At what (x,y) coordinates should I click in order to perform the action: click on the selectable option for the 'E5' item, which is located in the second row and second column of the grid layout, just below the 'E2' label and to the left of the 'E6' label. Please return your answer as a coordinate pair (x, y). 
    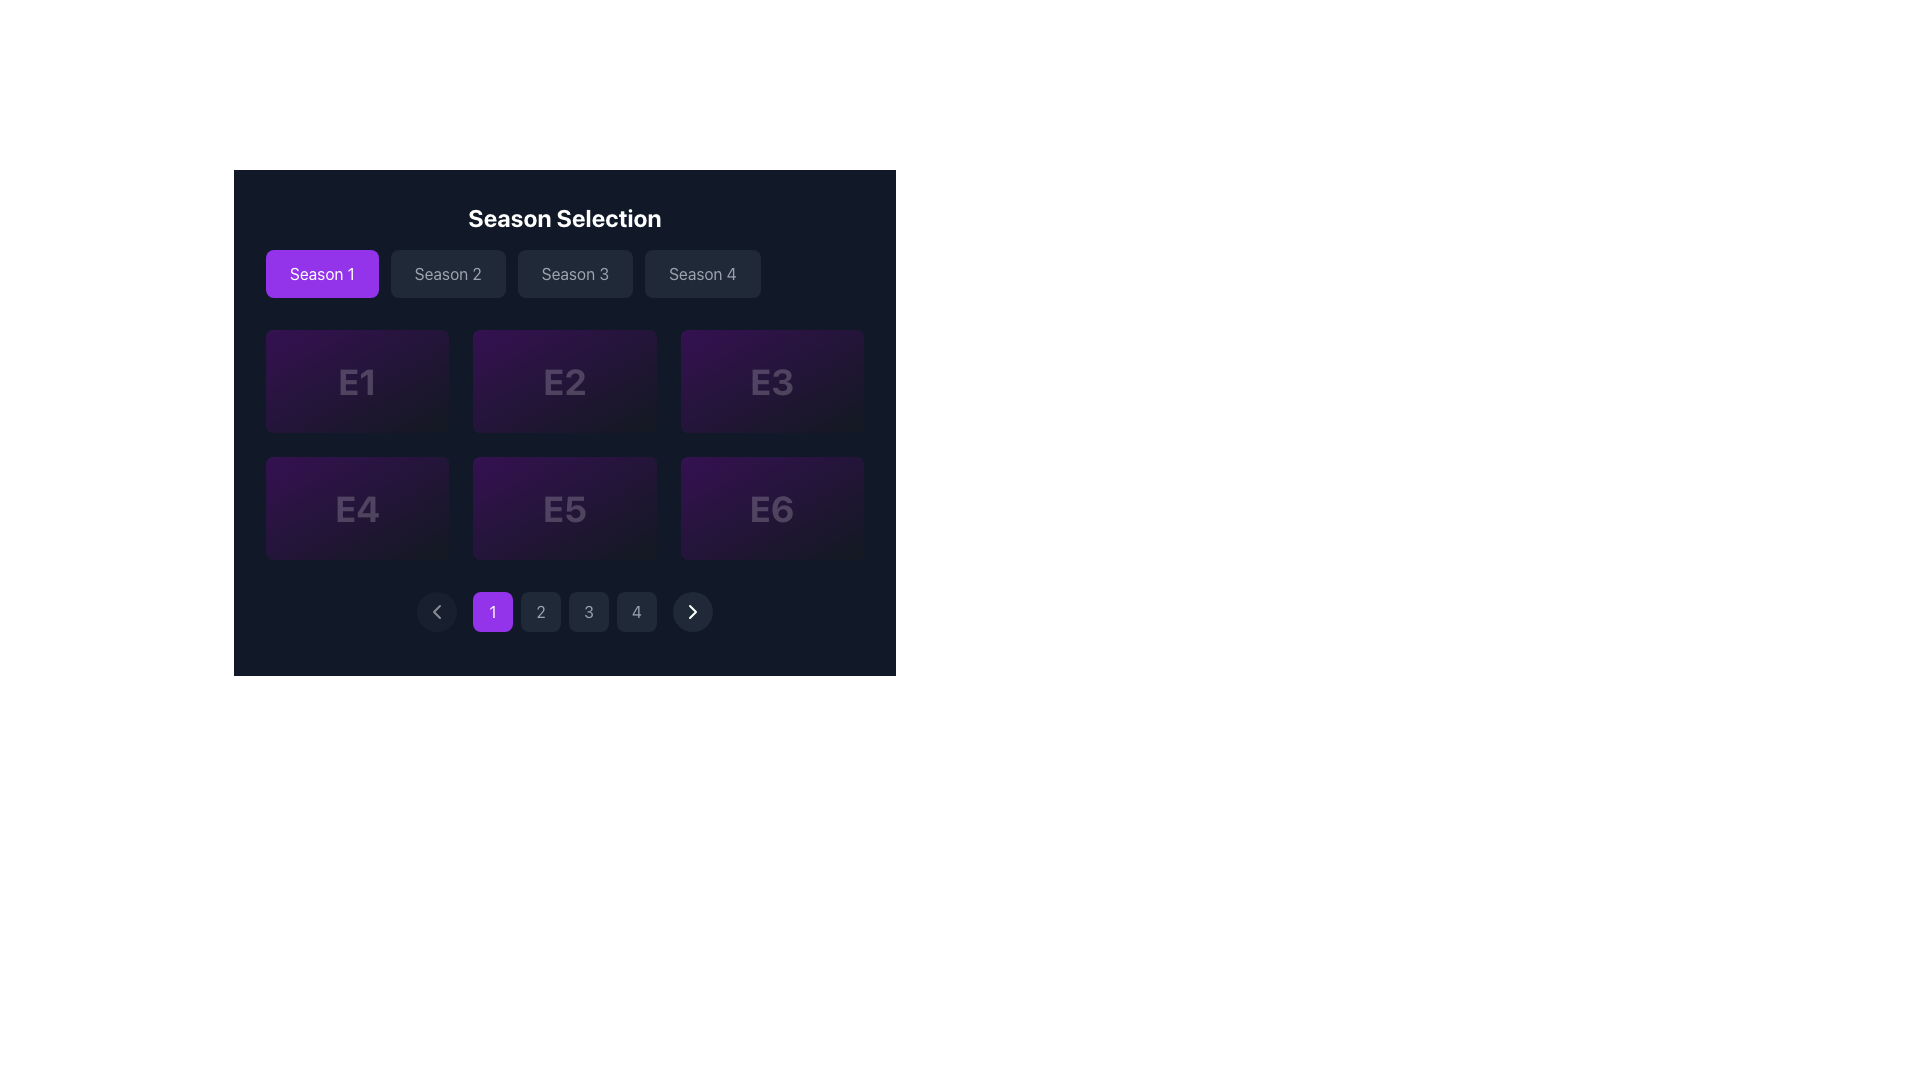
    Looking at the image, I should click on (564, 507).